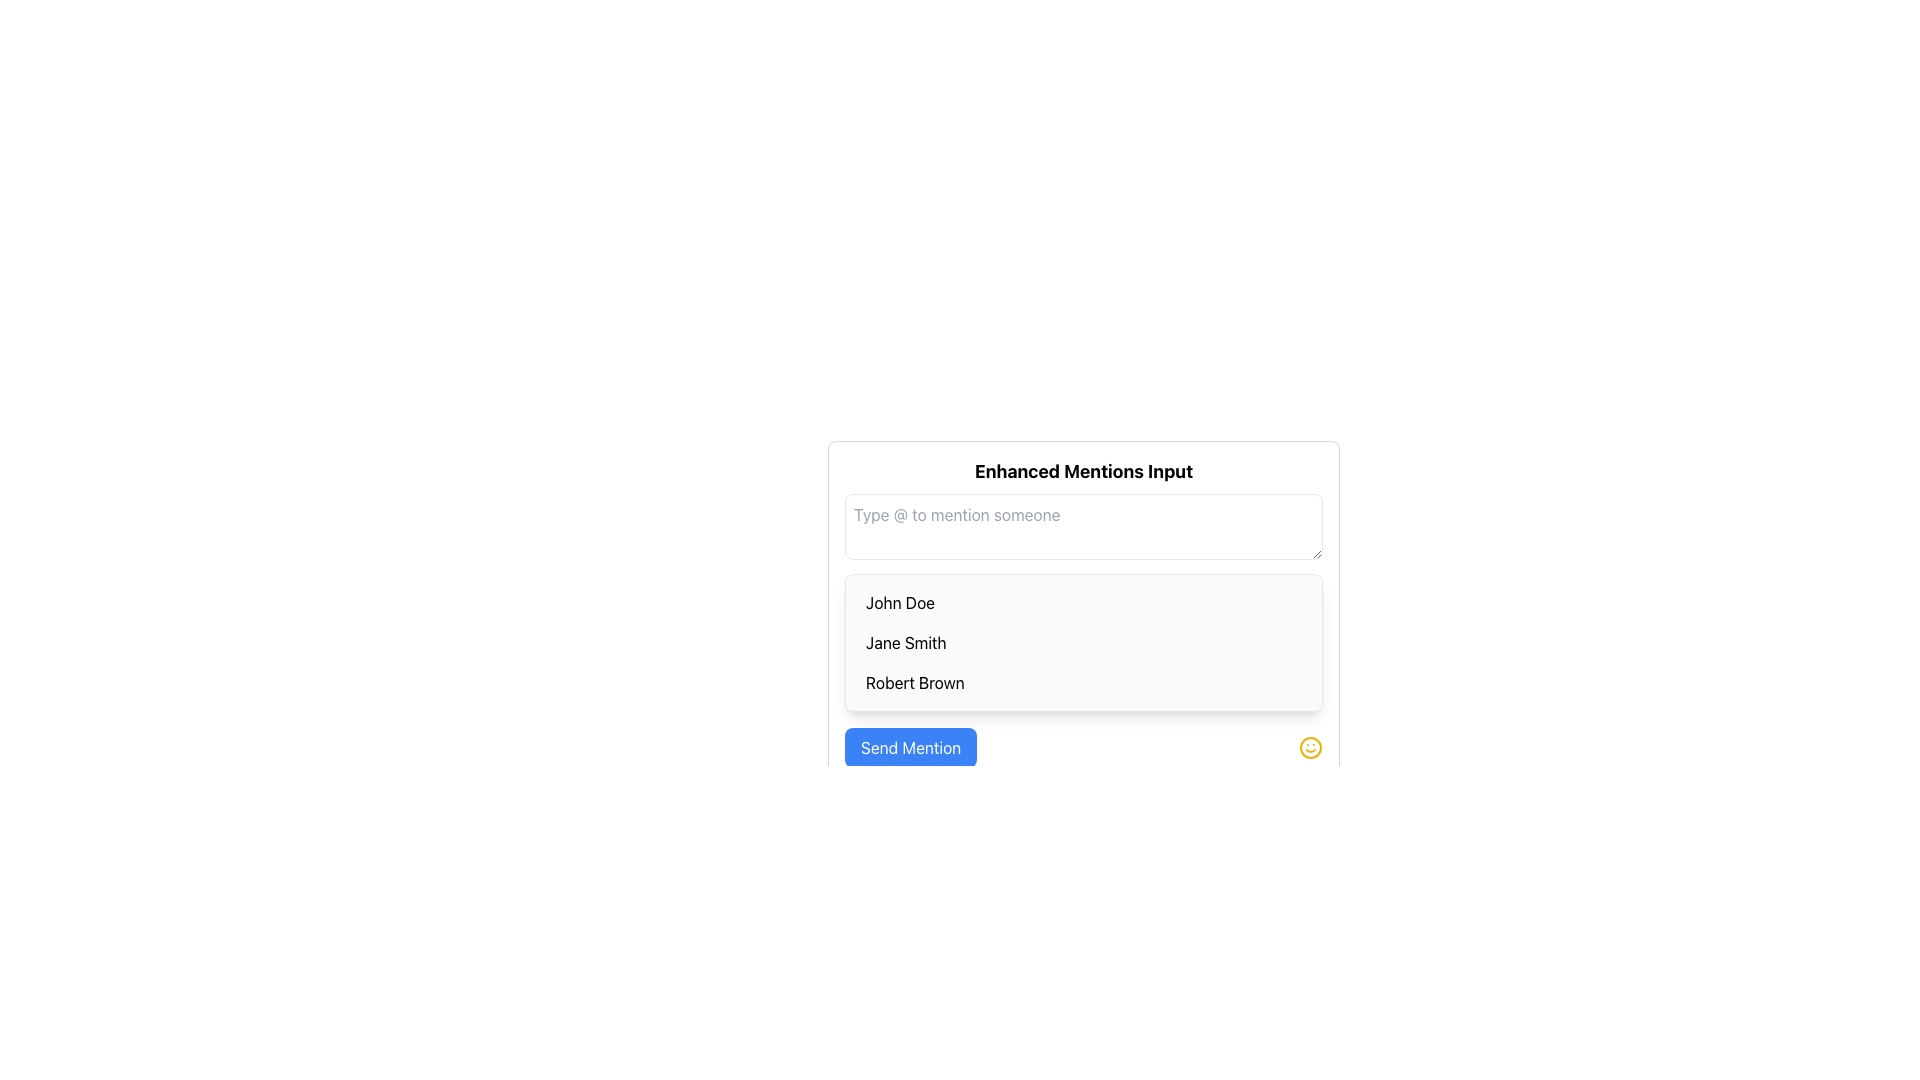  I want to click on the selectable list item labeled 'Robert Brown', so click(1083, 681).